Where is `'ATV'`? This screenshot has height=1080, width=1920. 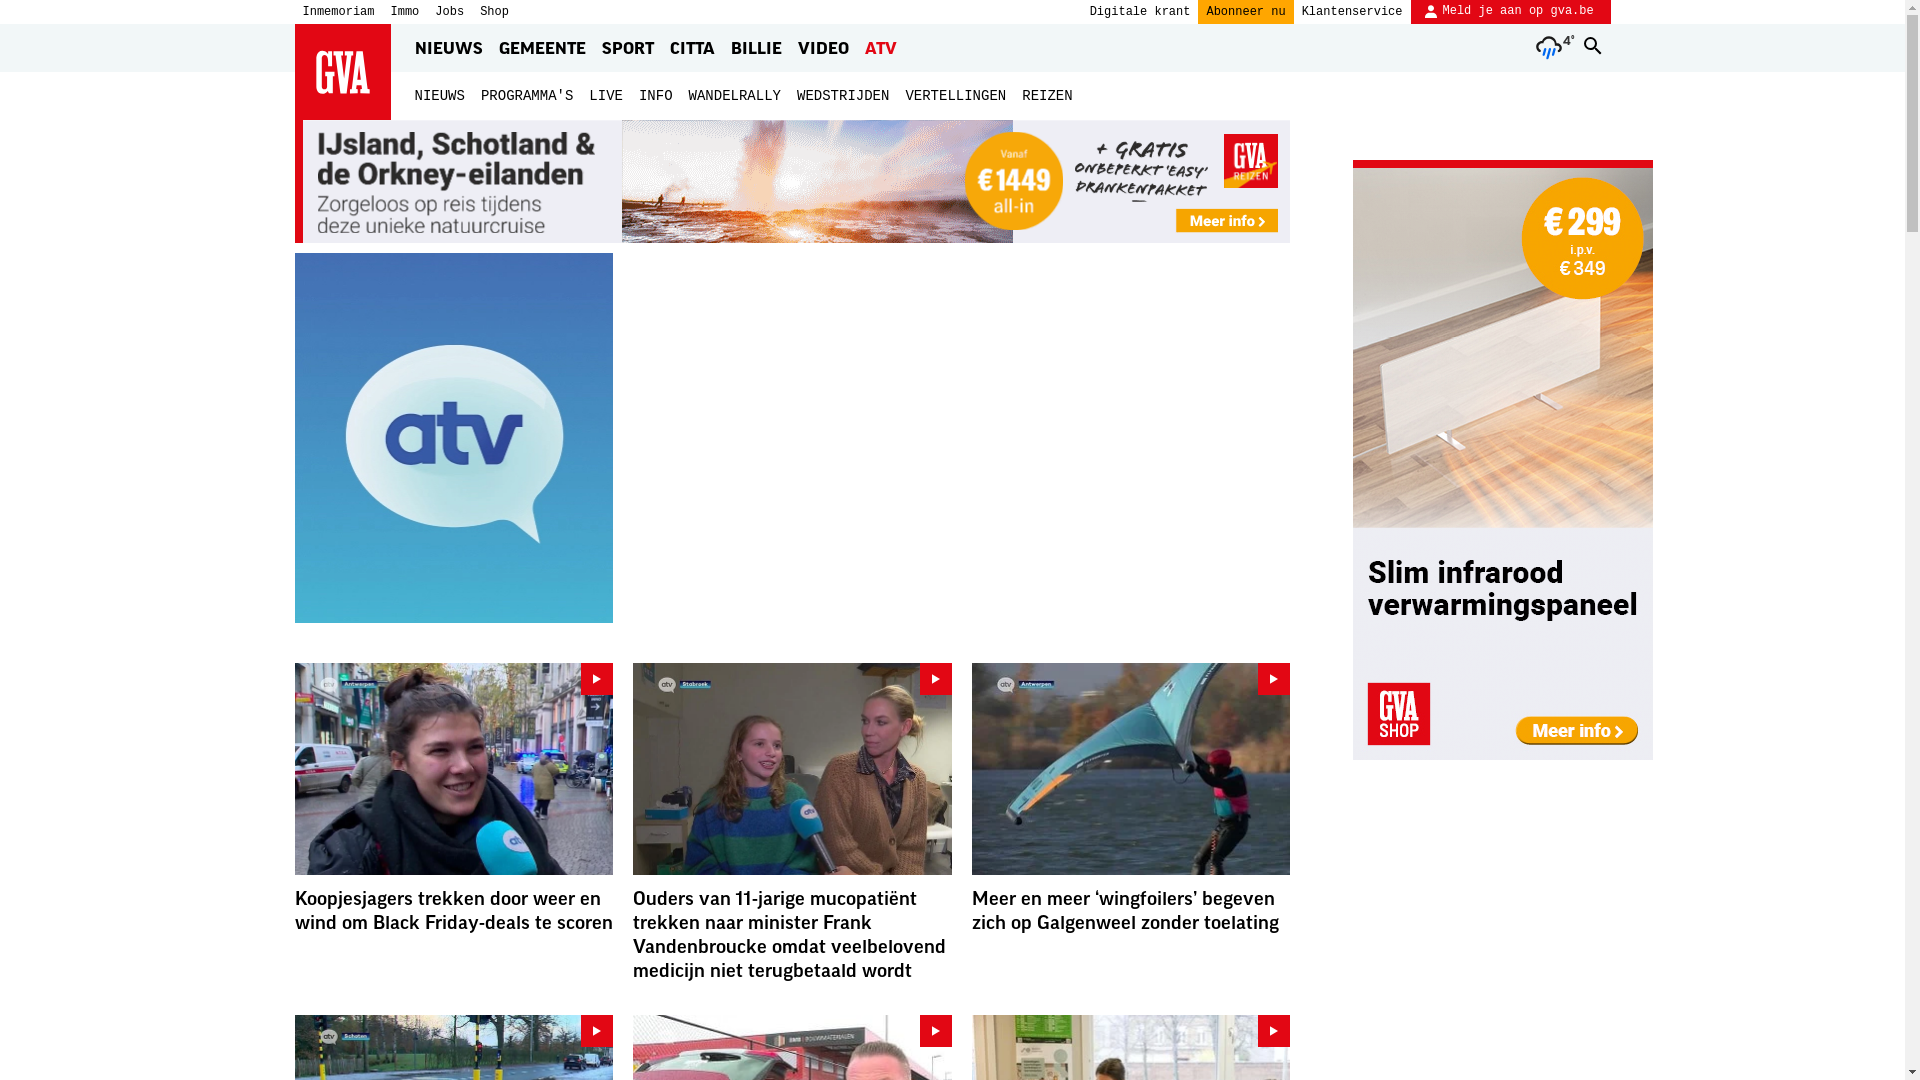
'ATV' is located at coordinates (859, 46).